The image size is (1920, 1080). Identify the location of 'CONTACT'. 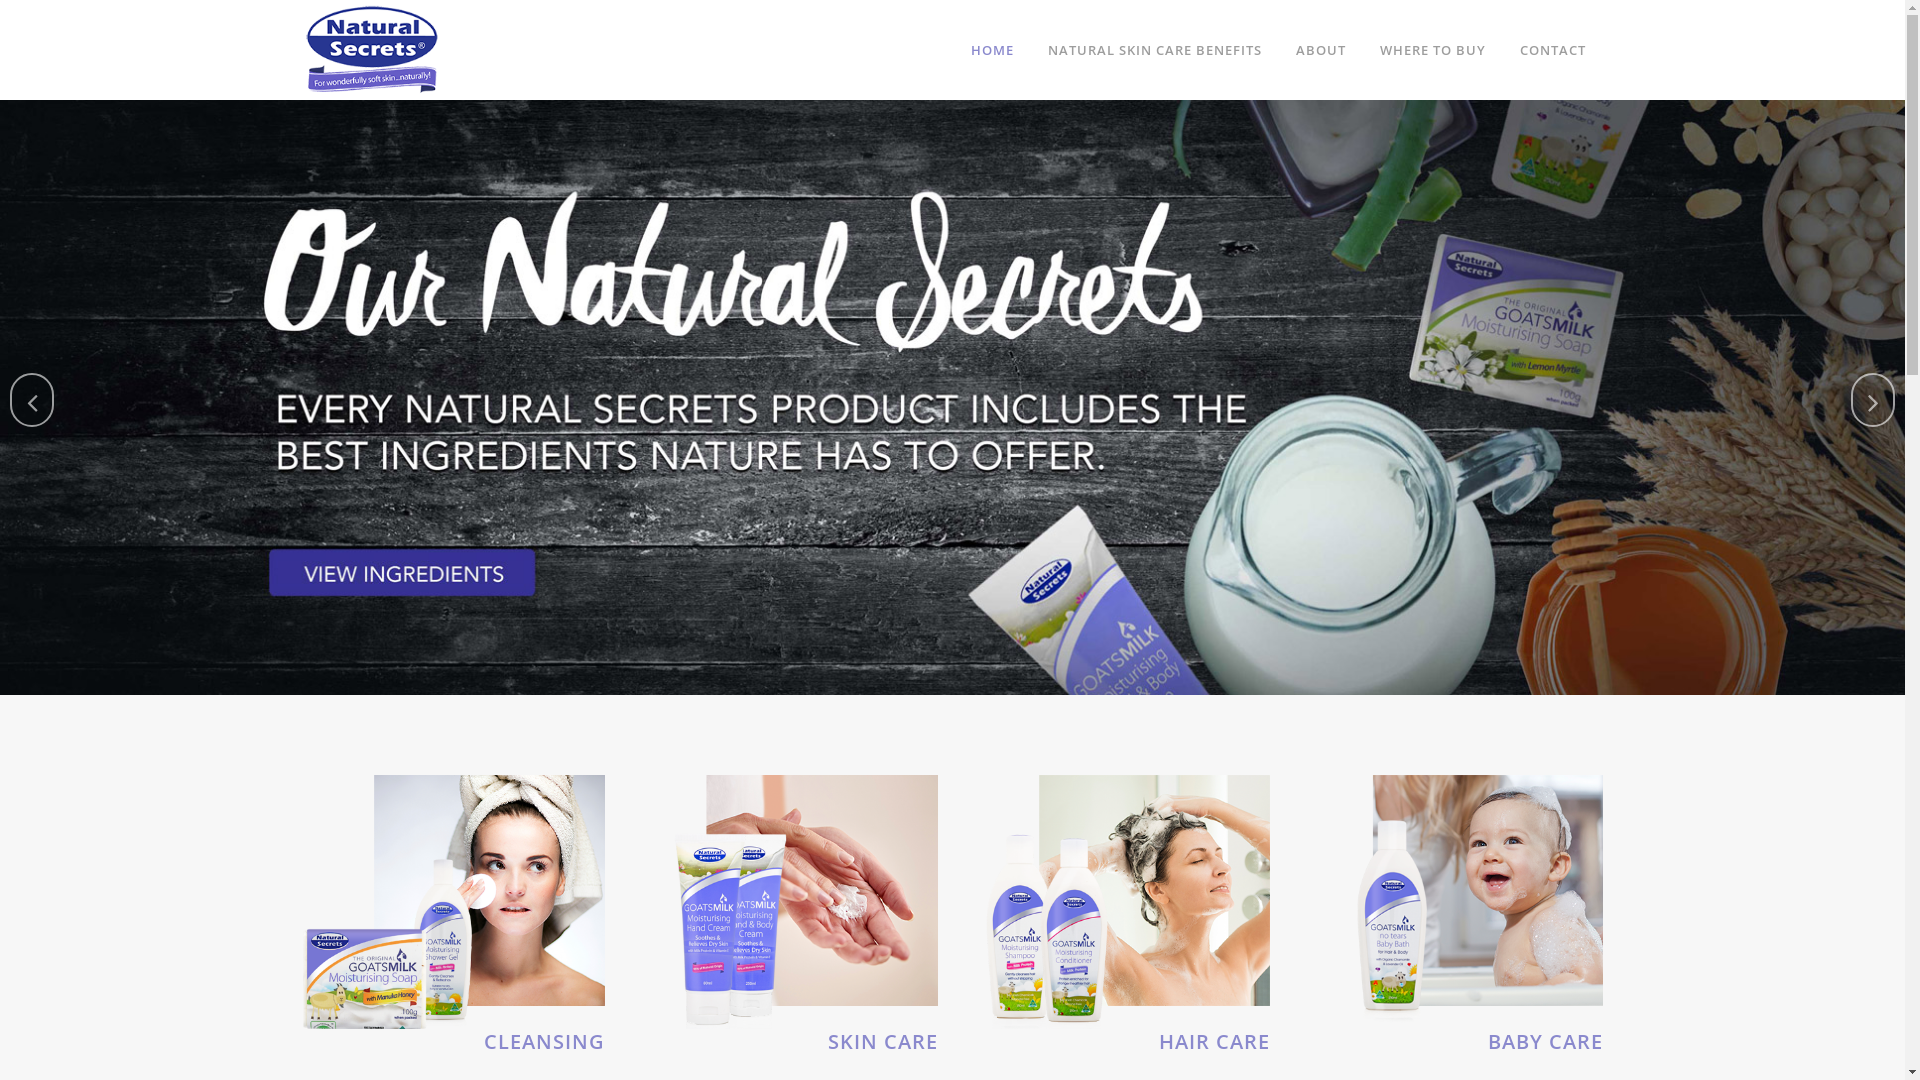
(1550, 49).